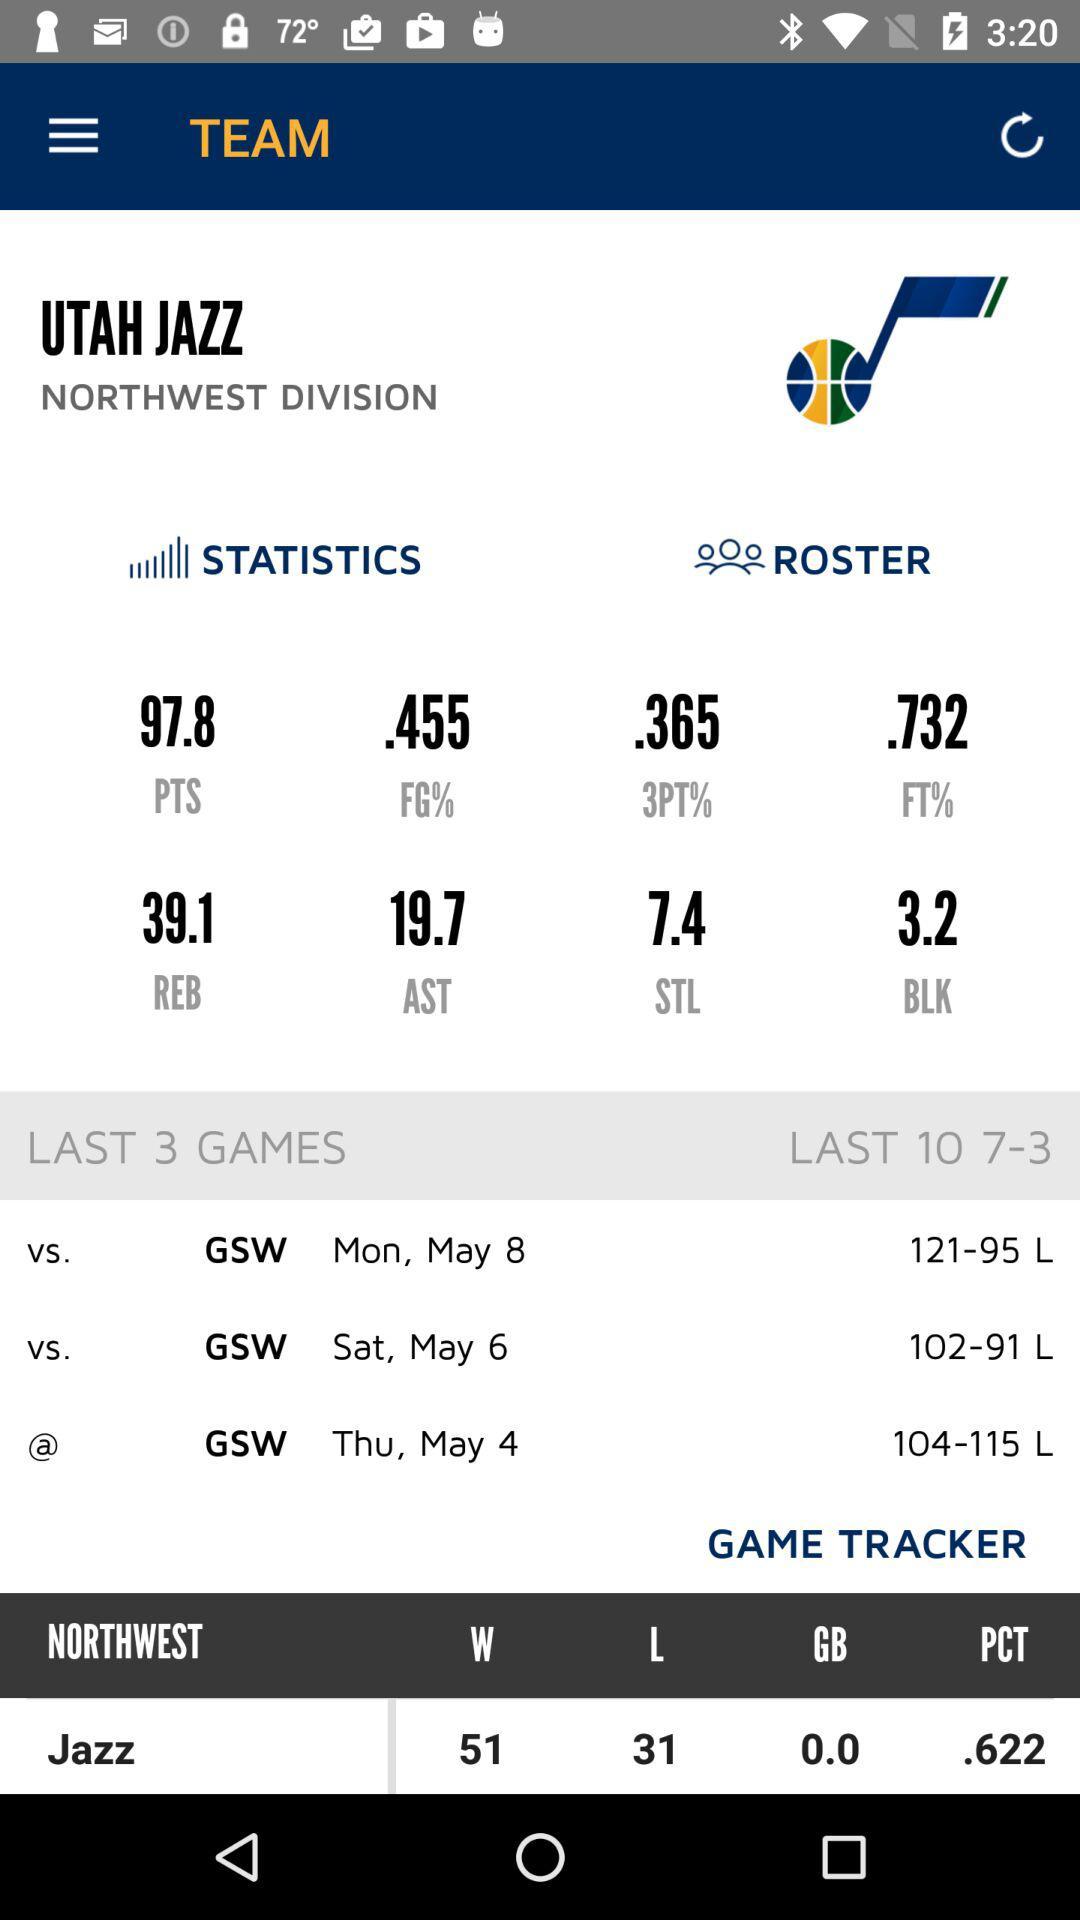 The image size is (1080, 1920). Describe the element at coordinates (984, 1645) in the screenshot. I see `icon to the right of gb` at that location.